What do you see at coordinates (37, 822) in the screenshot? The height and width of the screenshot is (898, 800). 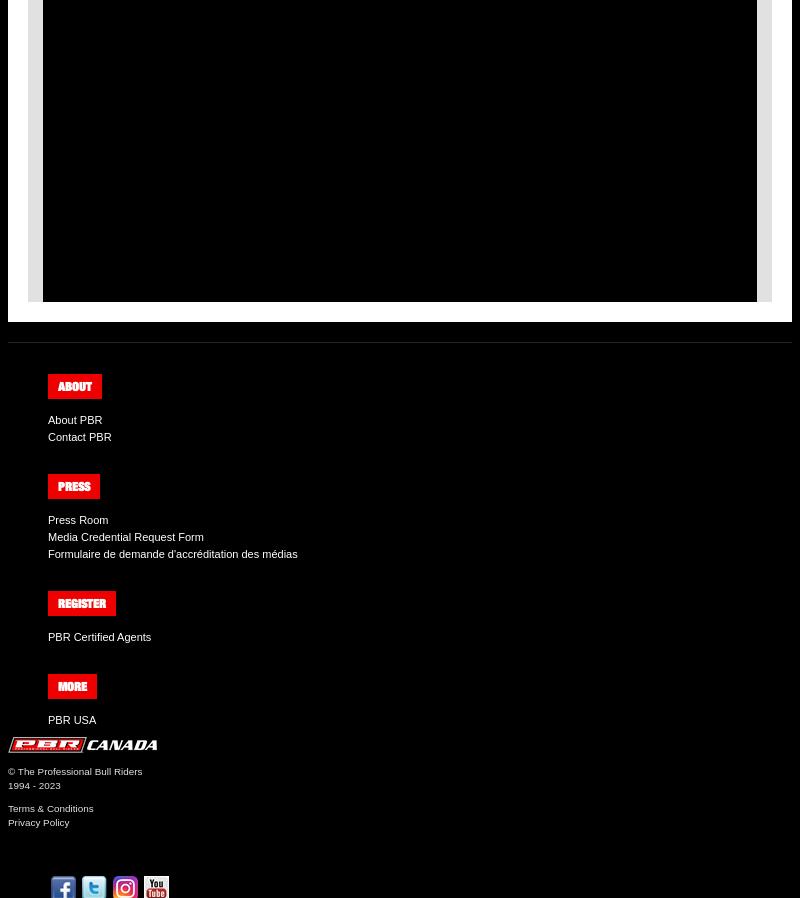 I see `'Privacy Policy'` at bounding box center [37, 822].